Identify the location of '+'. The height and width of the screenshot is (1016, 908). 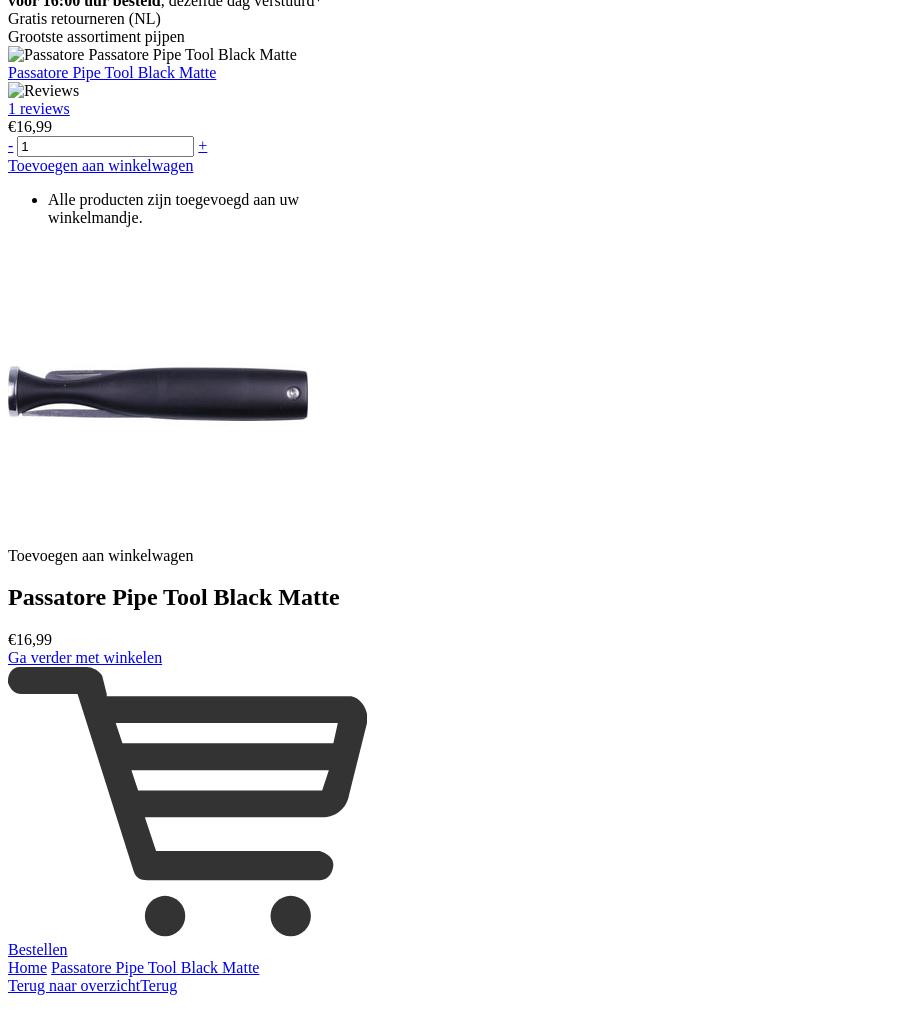
(202, 143).